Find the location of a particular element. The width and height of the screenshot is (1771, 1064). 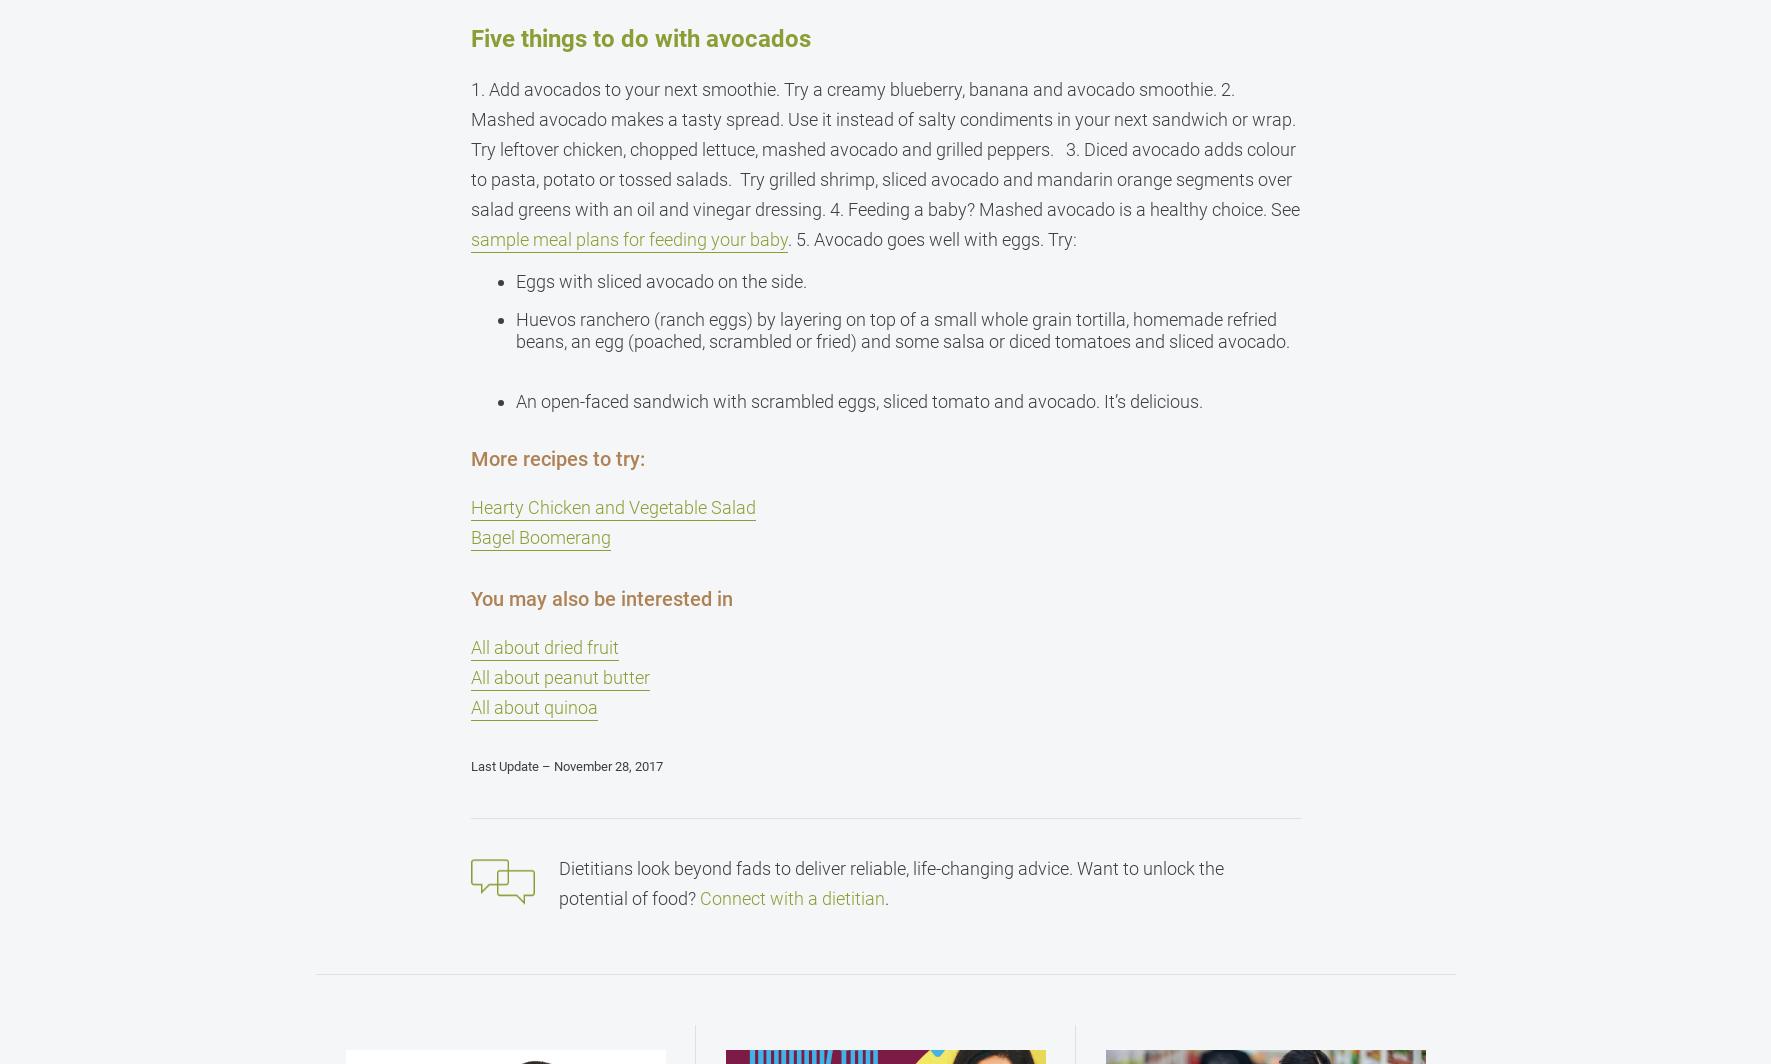

'All about peanut butter' is located at coordinates (558, 677).